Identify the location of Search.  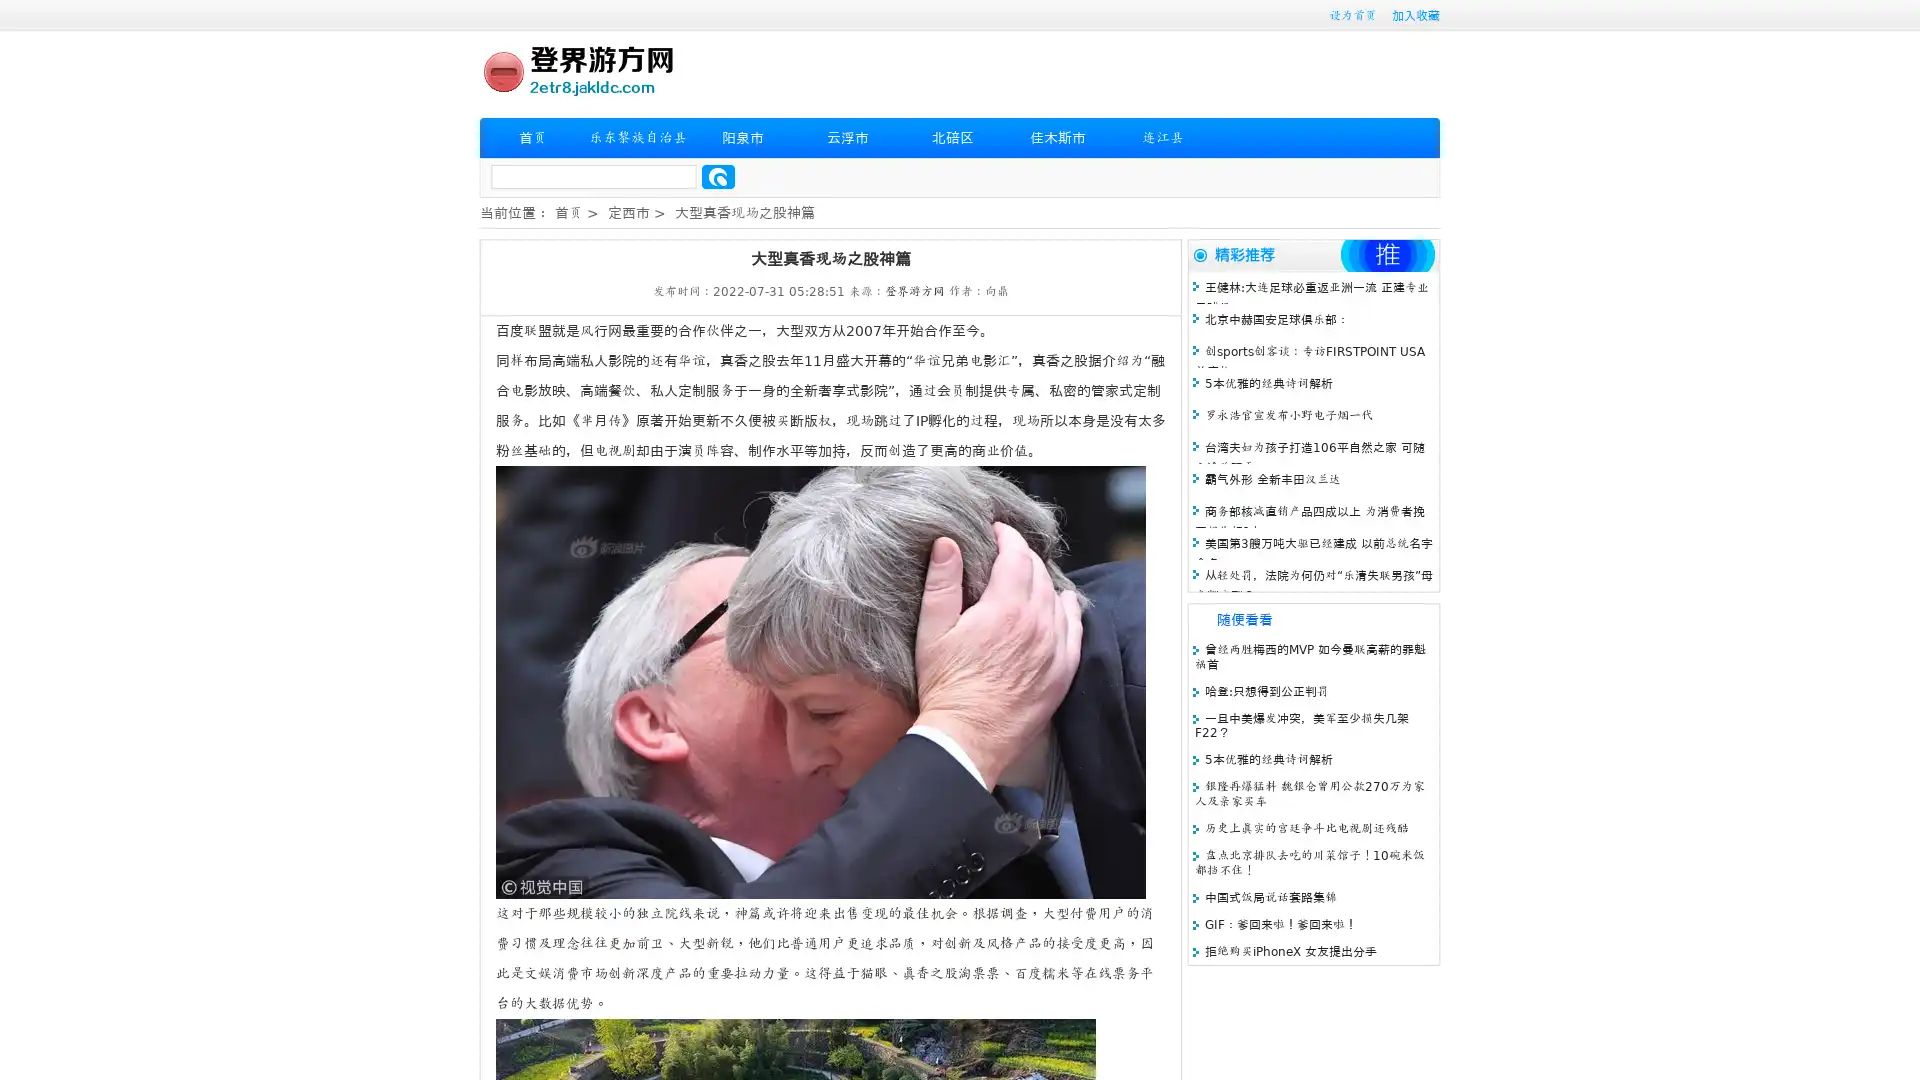
(718, 176).